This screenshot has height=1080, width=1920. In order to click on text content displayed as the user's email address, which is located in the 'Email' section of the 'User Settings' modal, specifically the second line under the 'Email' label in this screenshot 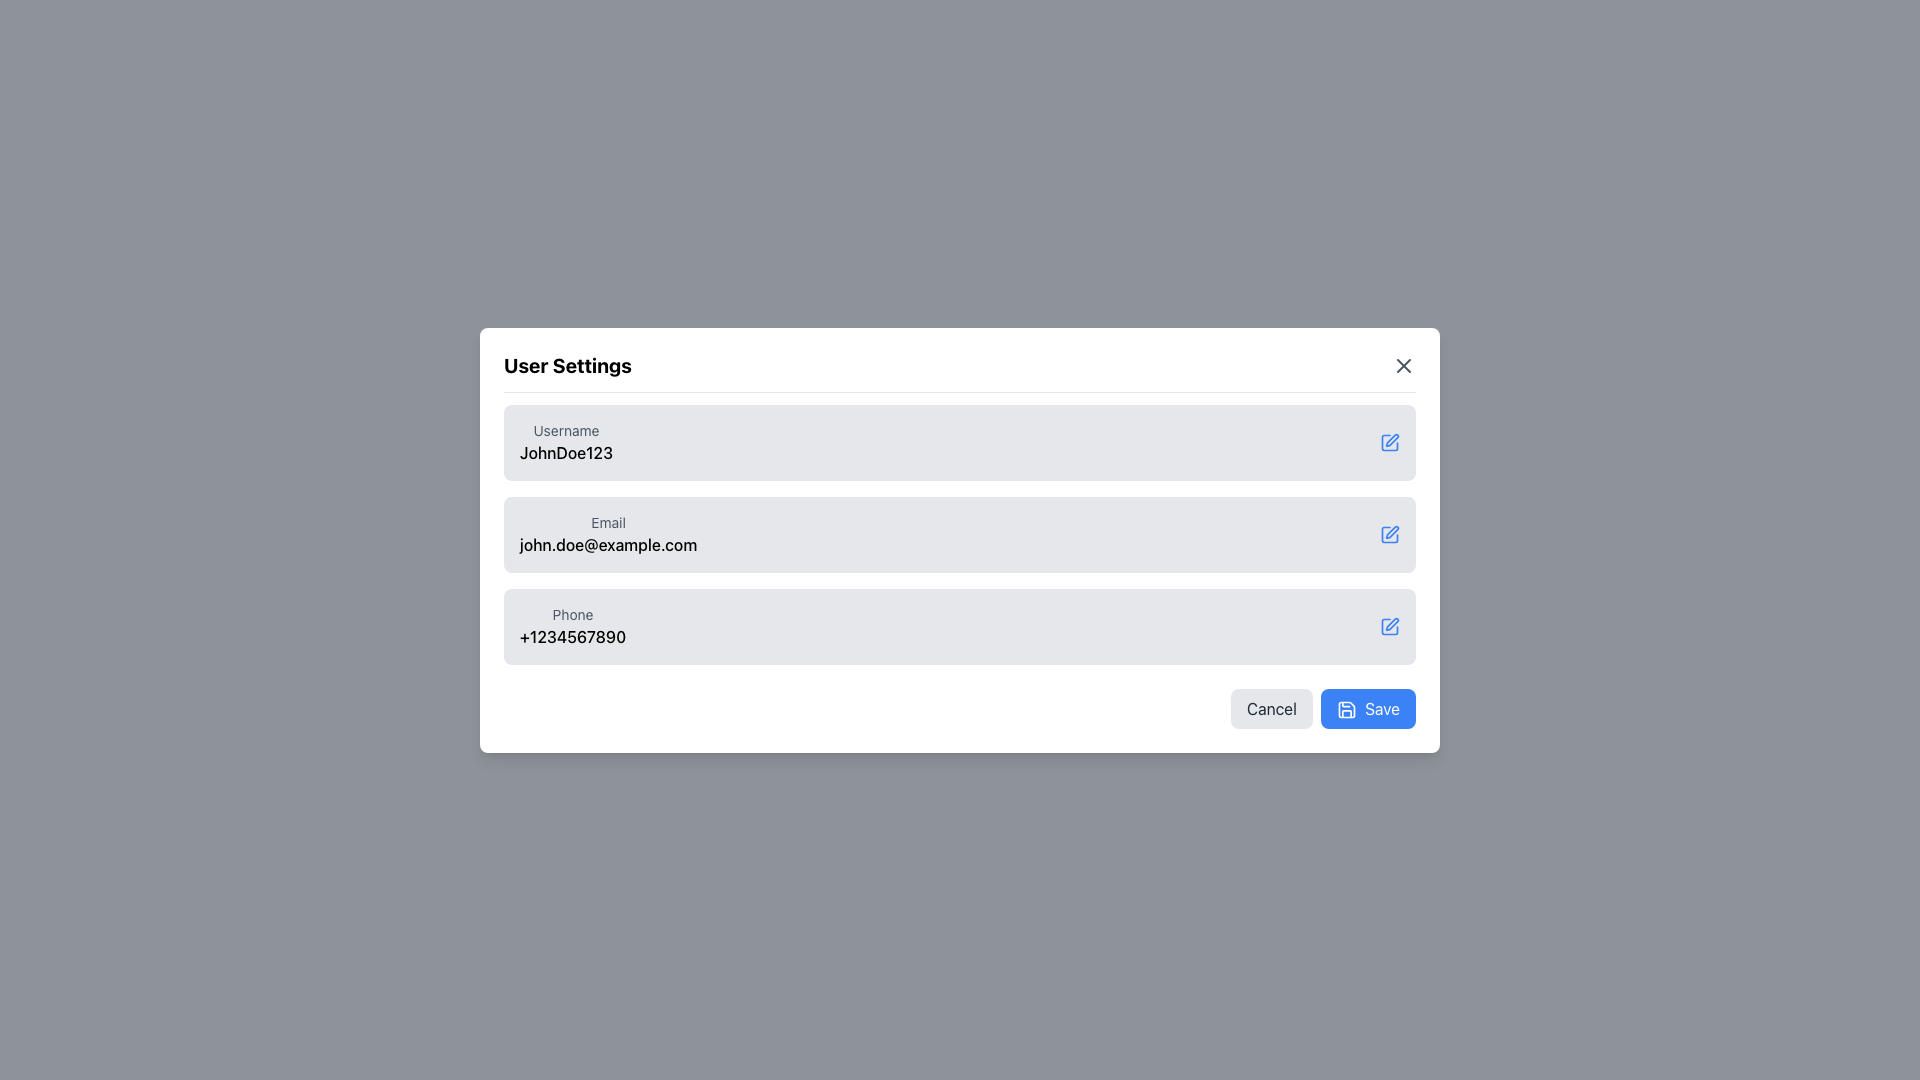, I will do `click(607, 544)`.